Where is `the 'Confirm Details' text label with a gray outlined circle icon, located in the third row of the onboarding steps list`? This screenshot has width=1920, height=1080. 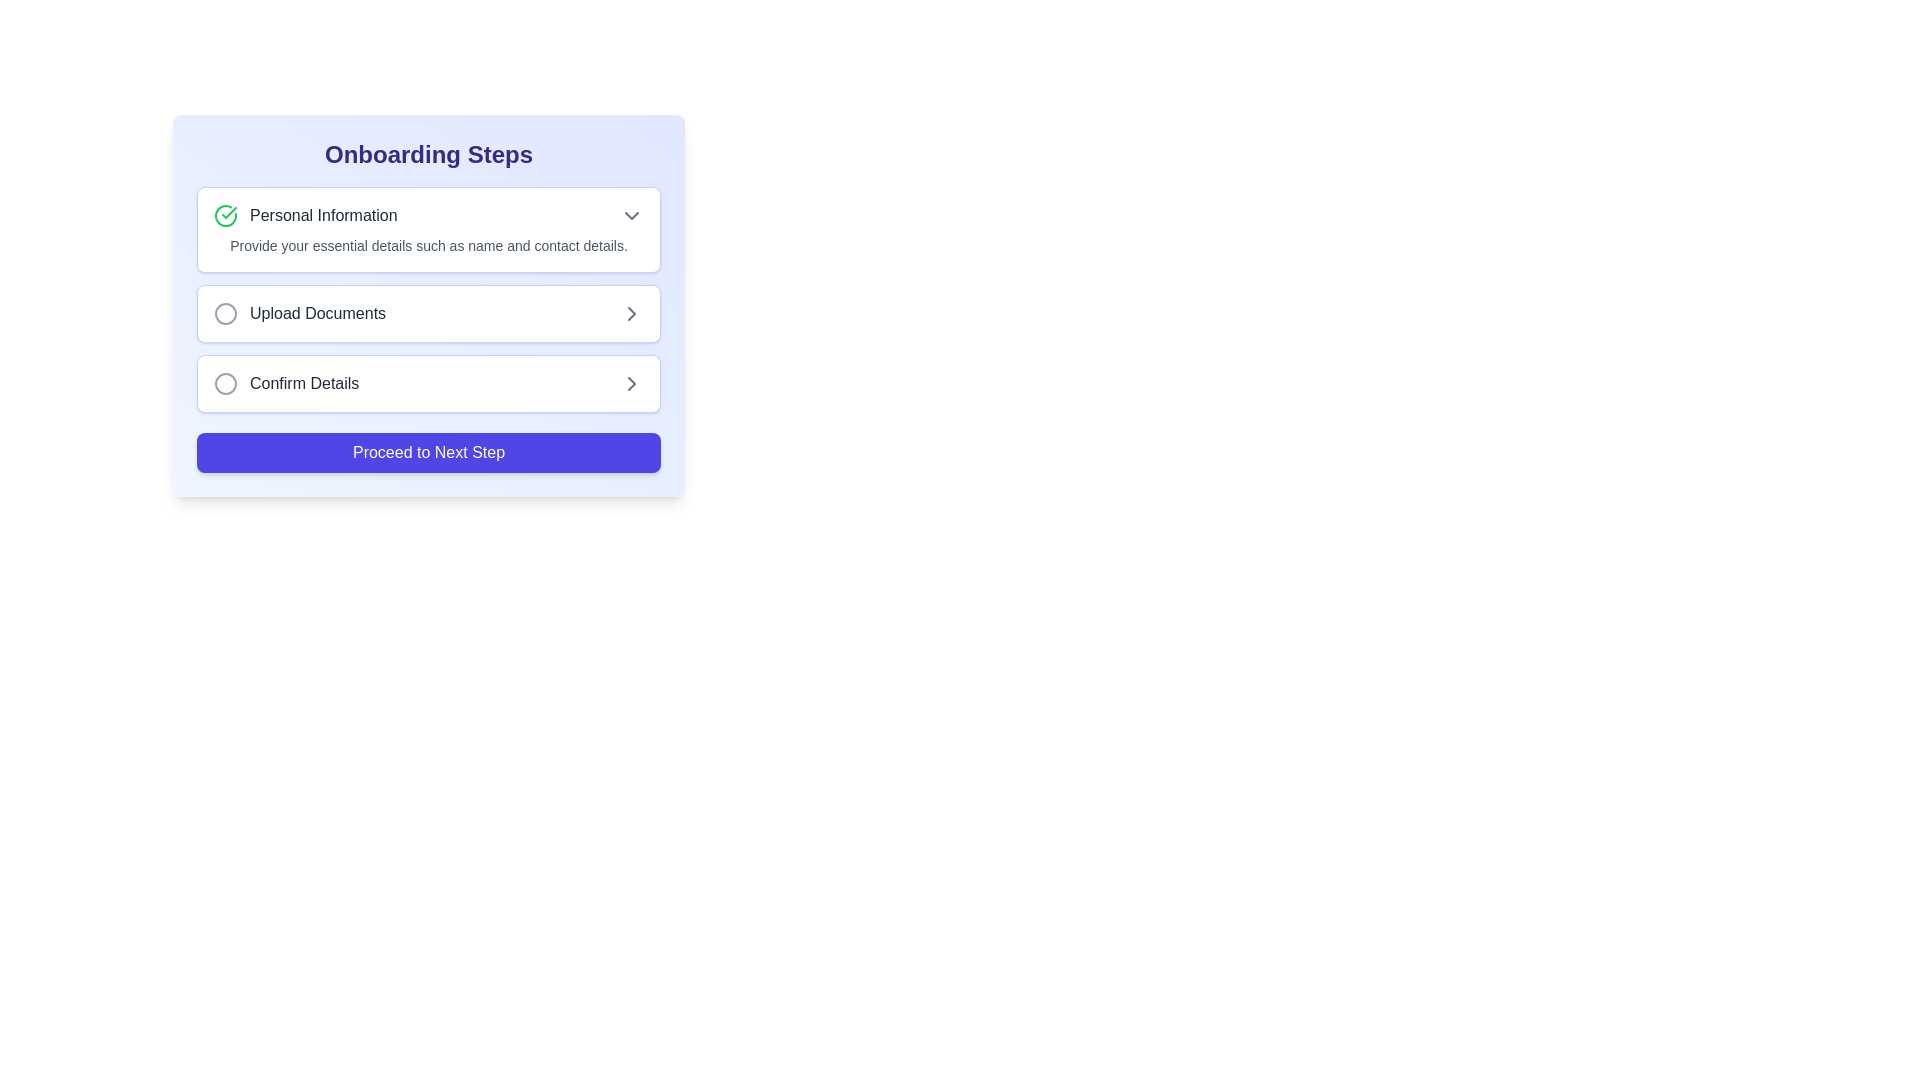
the 'Confirm Details' text label with a gray outlined circle icon, located in the third row of the onboarding steps list is located at coordinates (285, 384).